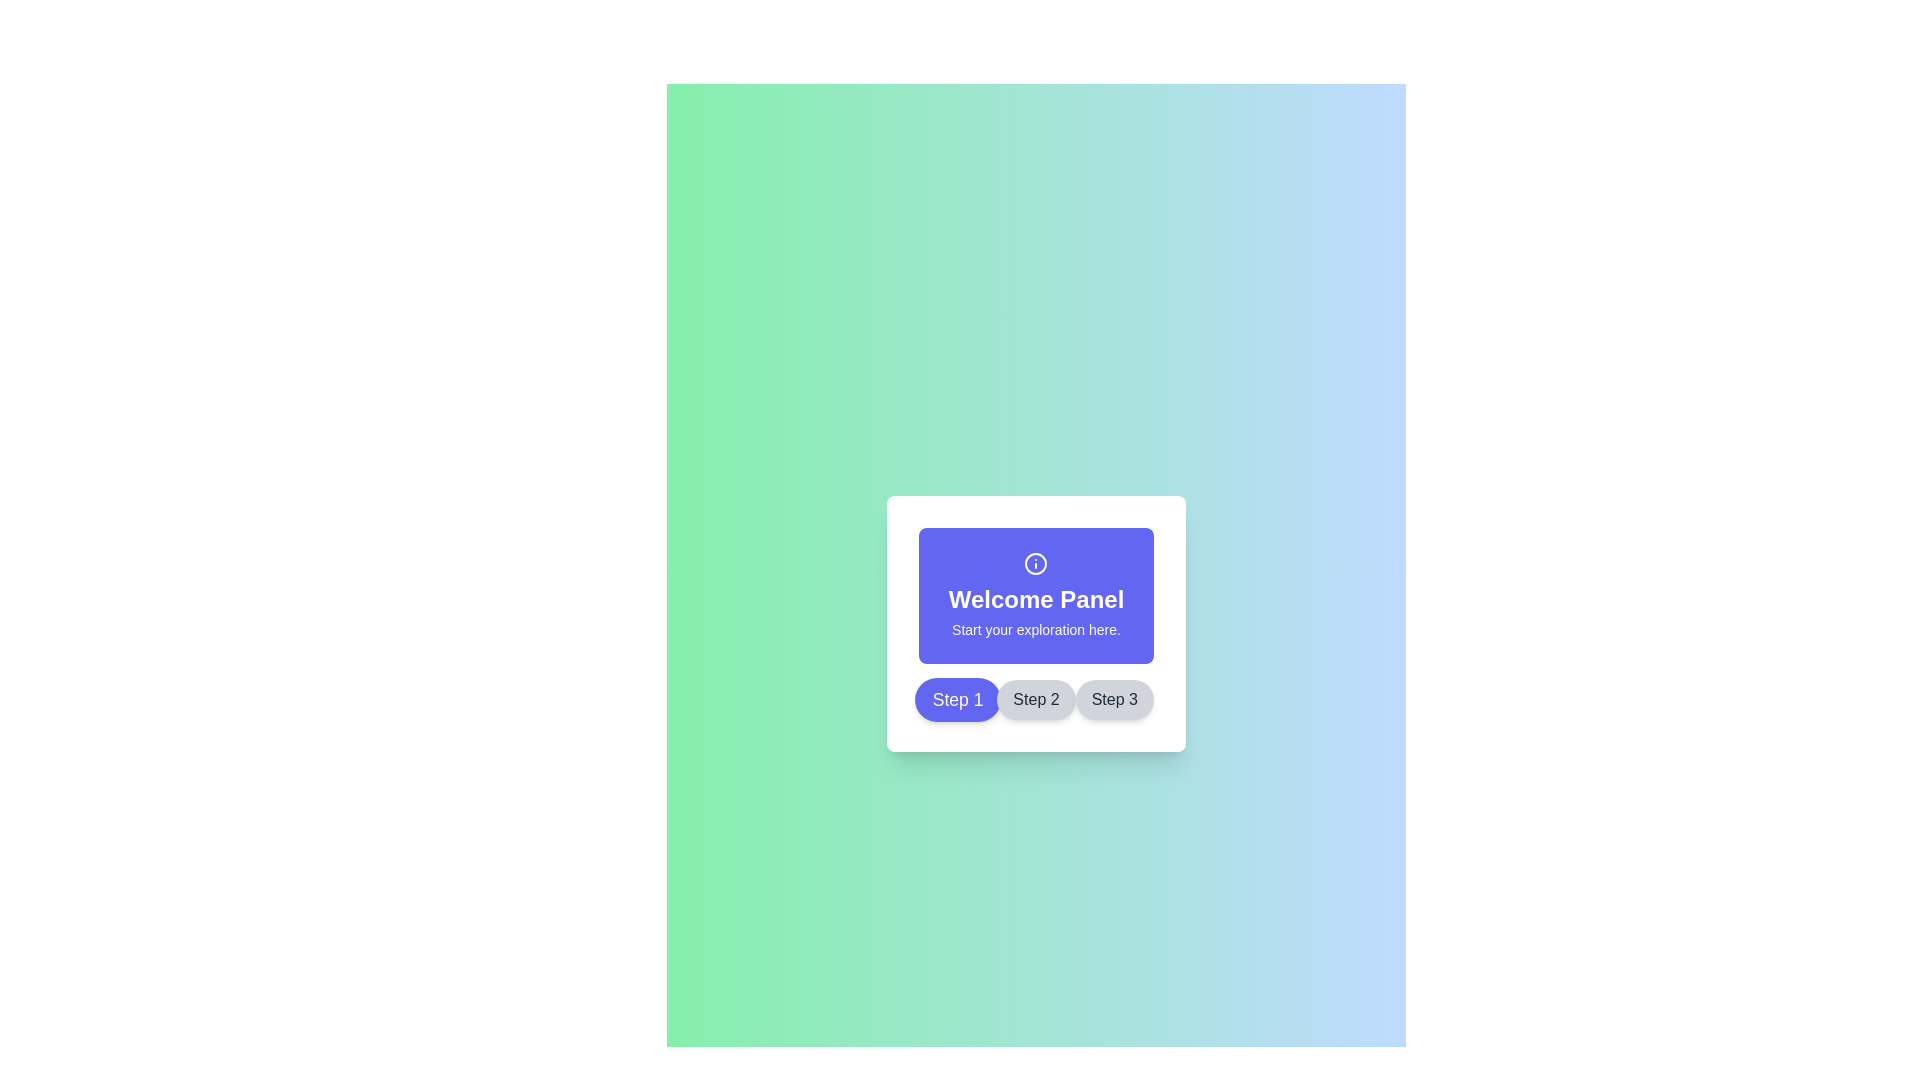 The image size is (1920, 1080). I want to click on the first step indicator button located under the 'Welcome Panel', which is part of a sequence of three buttons labeled 'Step 1', 'Step 2', and 'Step 3', so click(957, 698).